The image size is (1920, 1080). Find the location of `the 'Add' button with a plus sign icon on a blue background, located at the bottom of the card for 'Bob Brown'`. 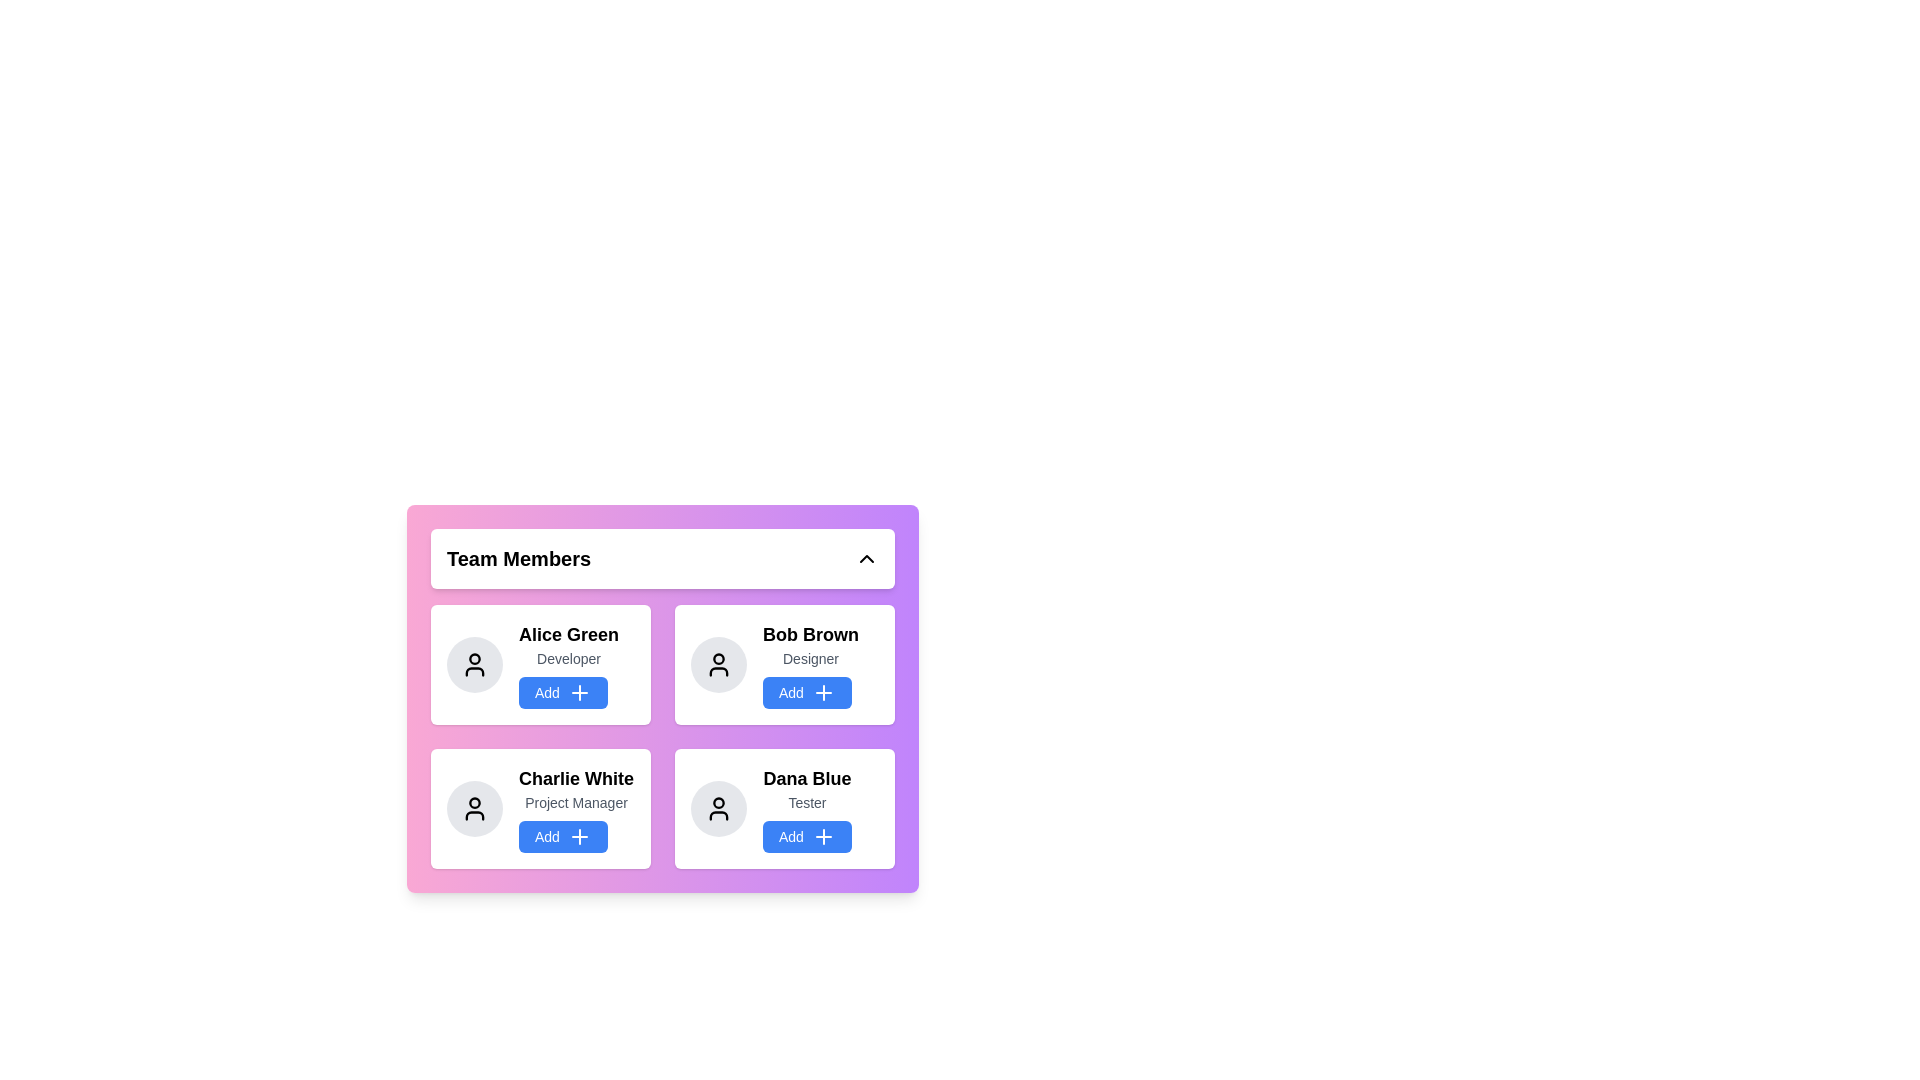

the 'Add' button with a plus sign icon on a blue background, located at the bottom of the card for 'Bob Brown' is located at coordinates (807, 692).